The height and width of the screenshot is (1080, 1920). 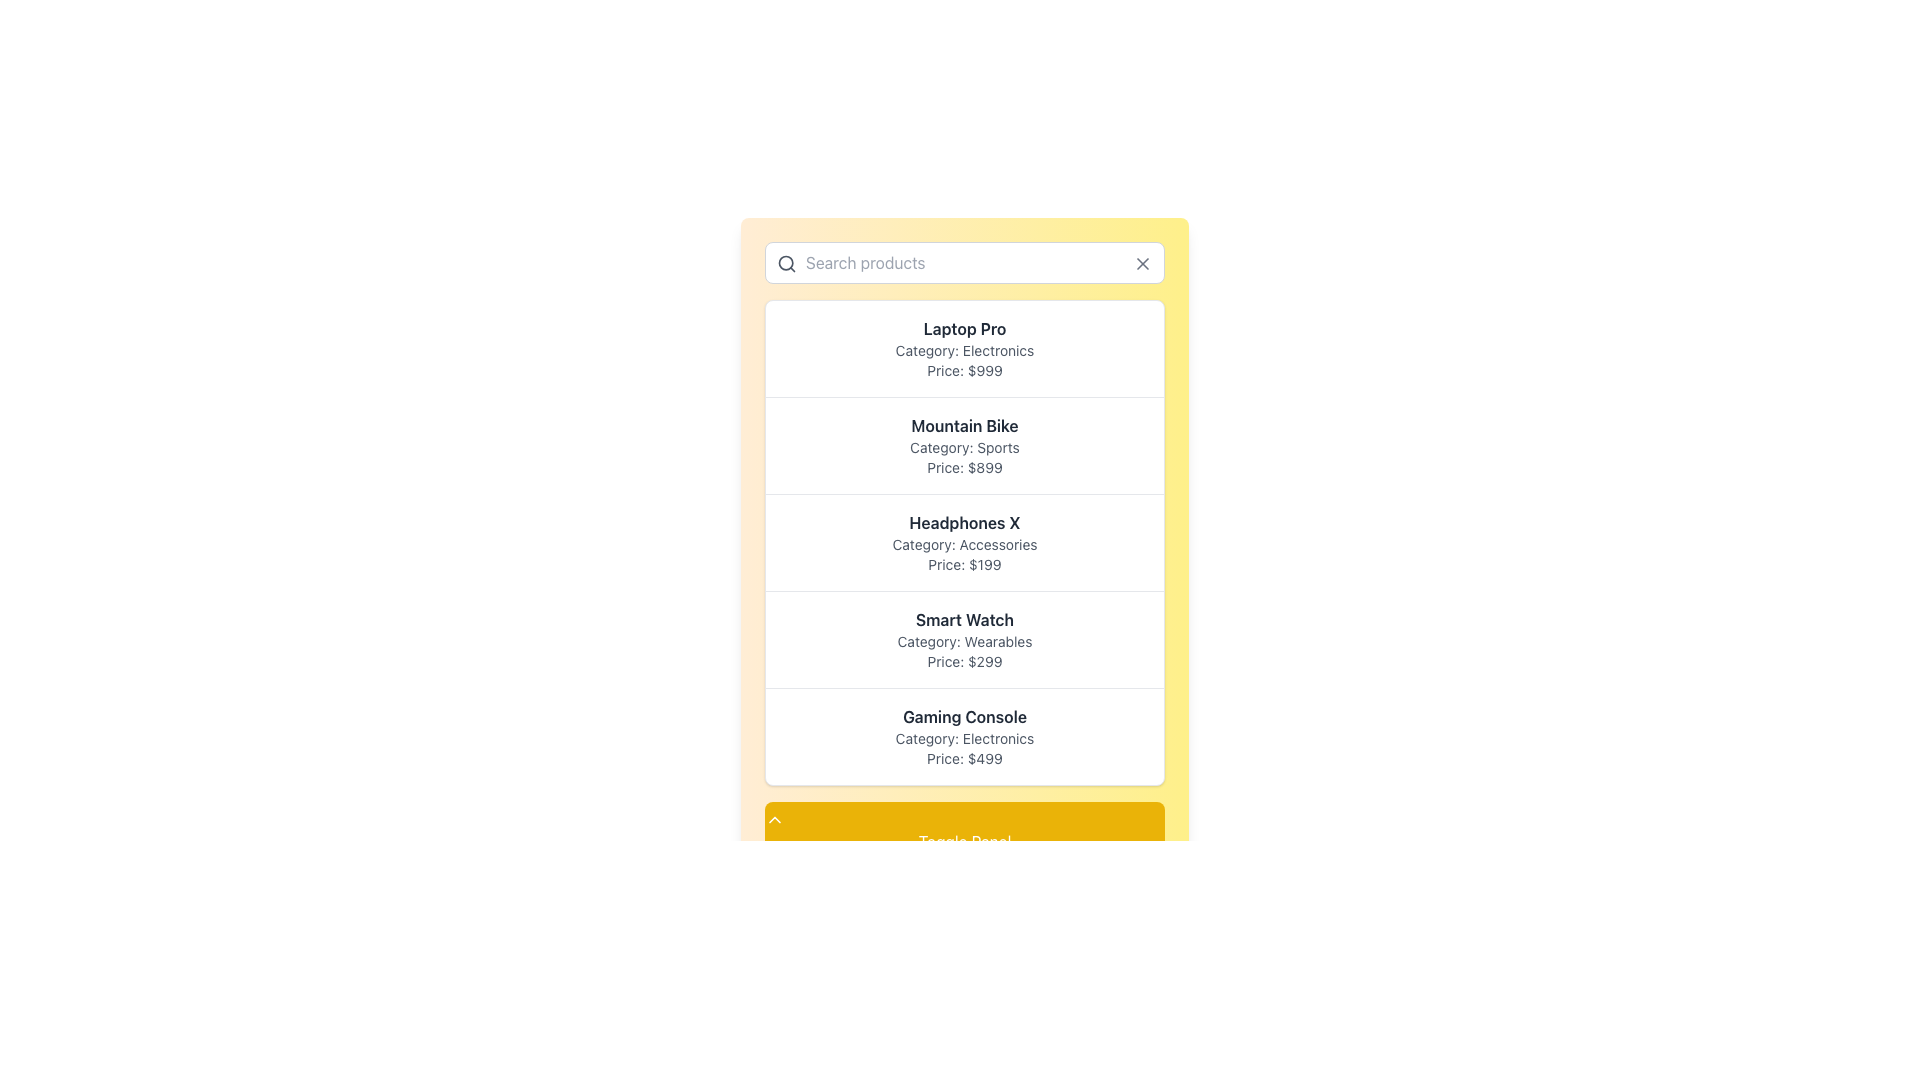 What do you see at coordinates (1142, 262) in the screenshot?
I see `the clear button located in the top-right corner of the search input box to change its color` at bounding box center [1142, 262].